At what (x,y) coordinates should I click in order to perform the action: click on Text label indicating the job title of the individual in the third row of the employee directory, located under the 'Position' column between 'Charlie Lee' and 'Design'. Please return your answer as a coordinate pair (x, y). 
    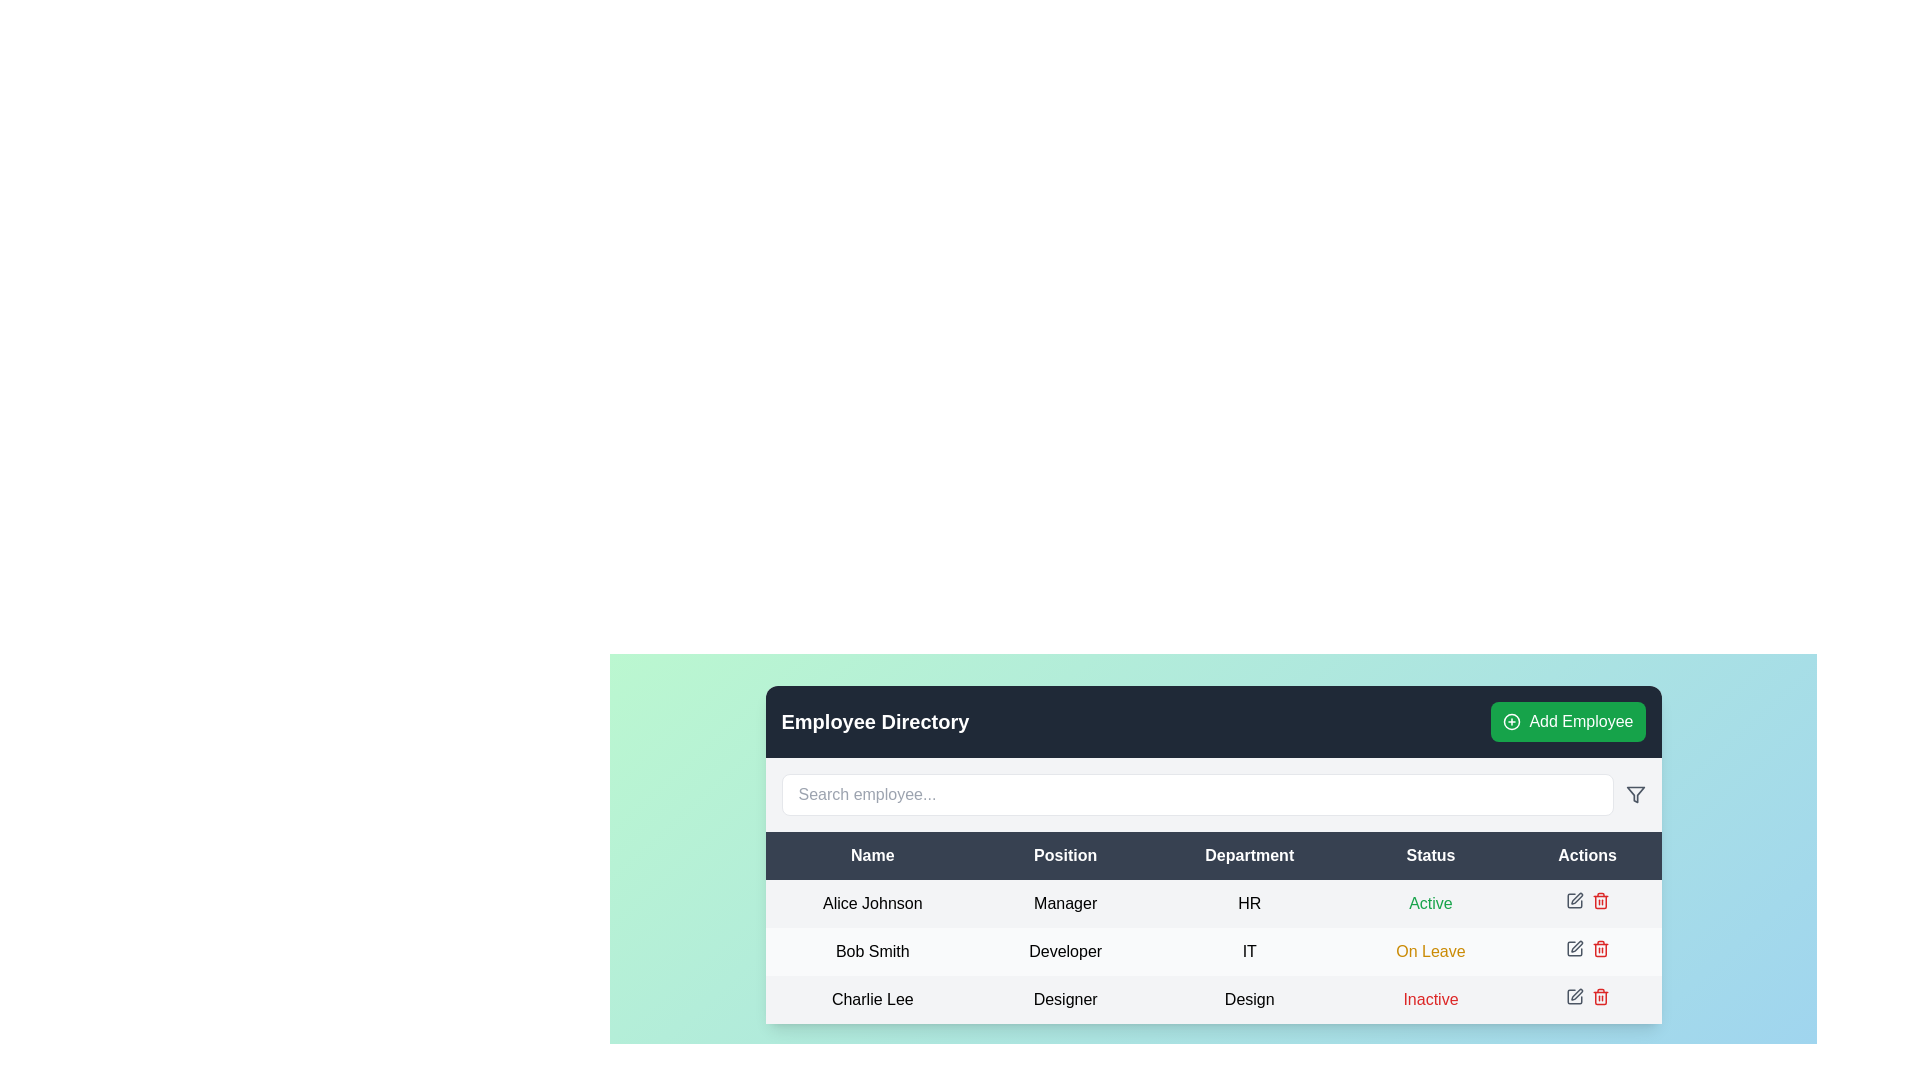
    Looking at the image, I should click on (1064, 999).